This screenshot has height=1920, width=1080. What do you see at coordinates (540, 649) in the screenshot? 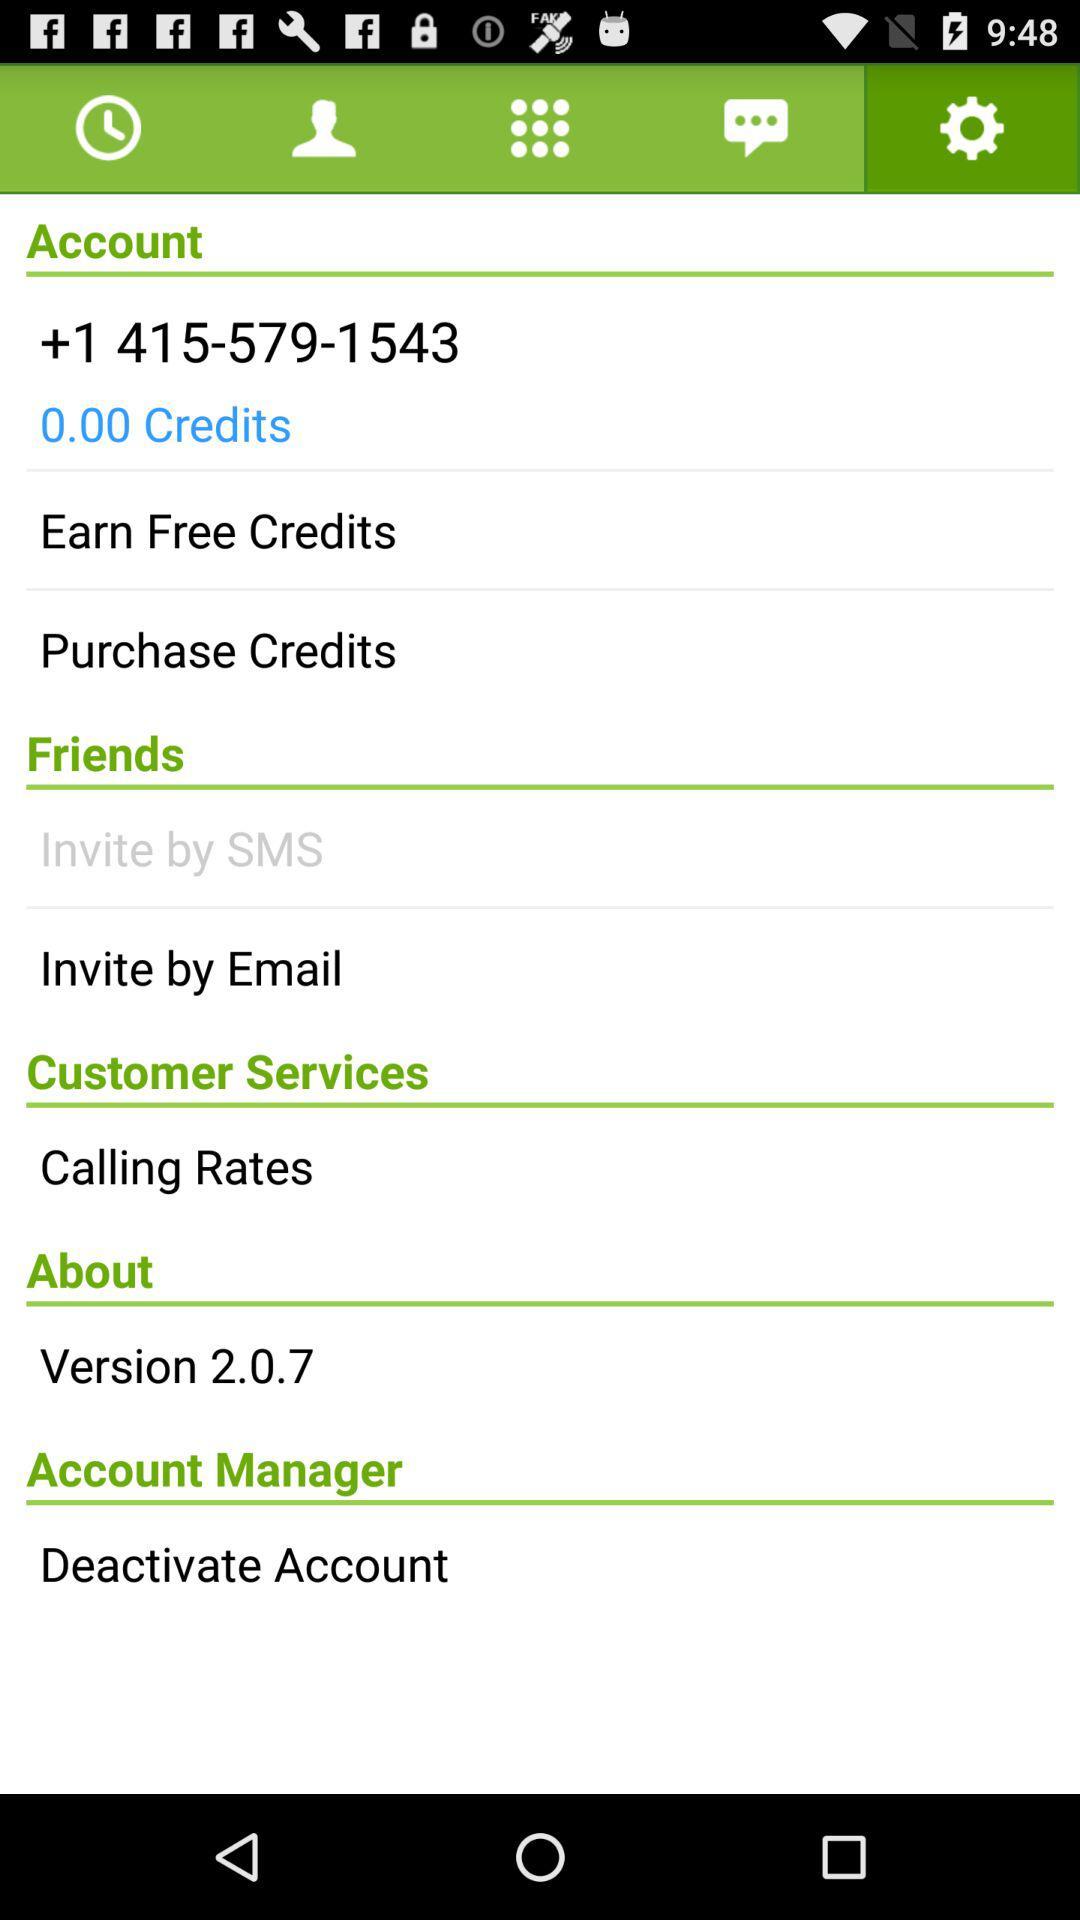
I see `the purchase credits icon` at bounding box center [540, 649].